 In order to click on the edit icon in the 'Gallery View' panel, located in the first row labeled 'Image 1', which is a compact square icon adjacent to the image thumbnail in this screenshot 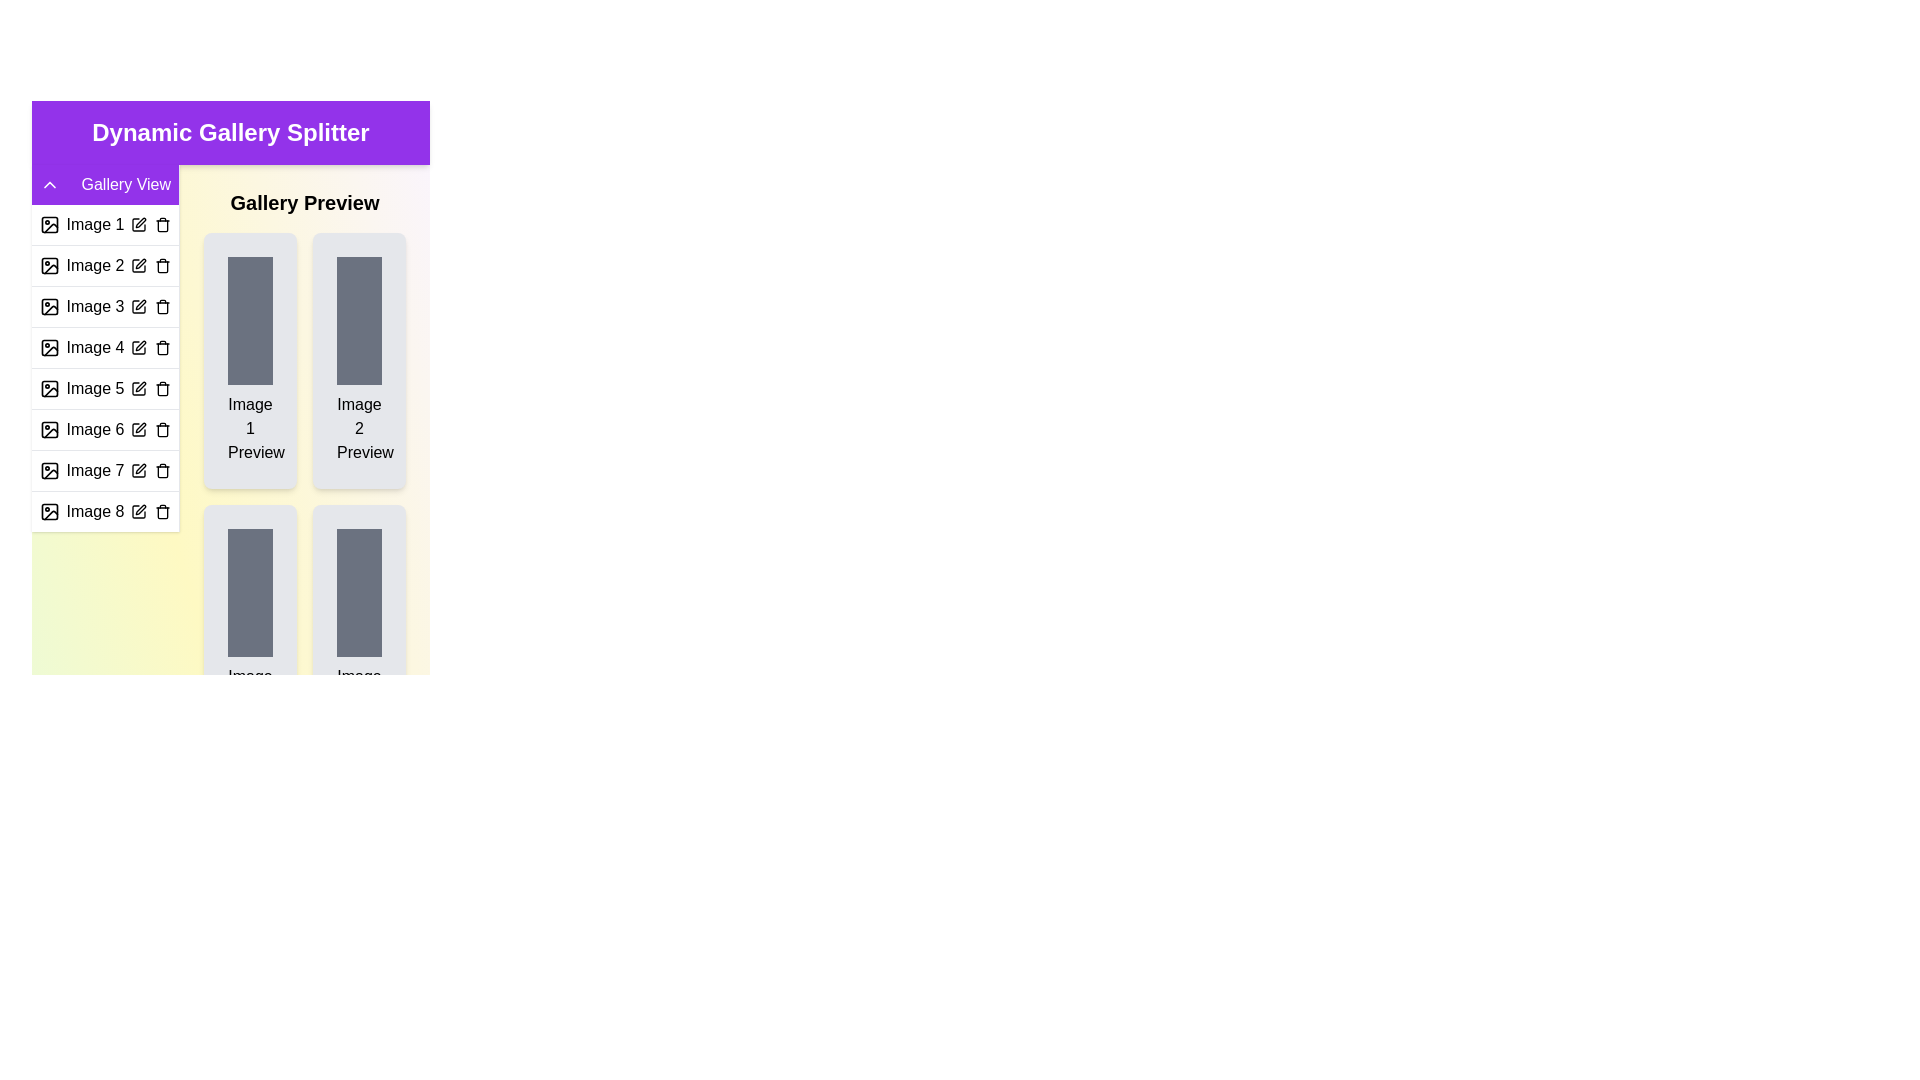, I will do `click(138, 224)`.